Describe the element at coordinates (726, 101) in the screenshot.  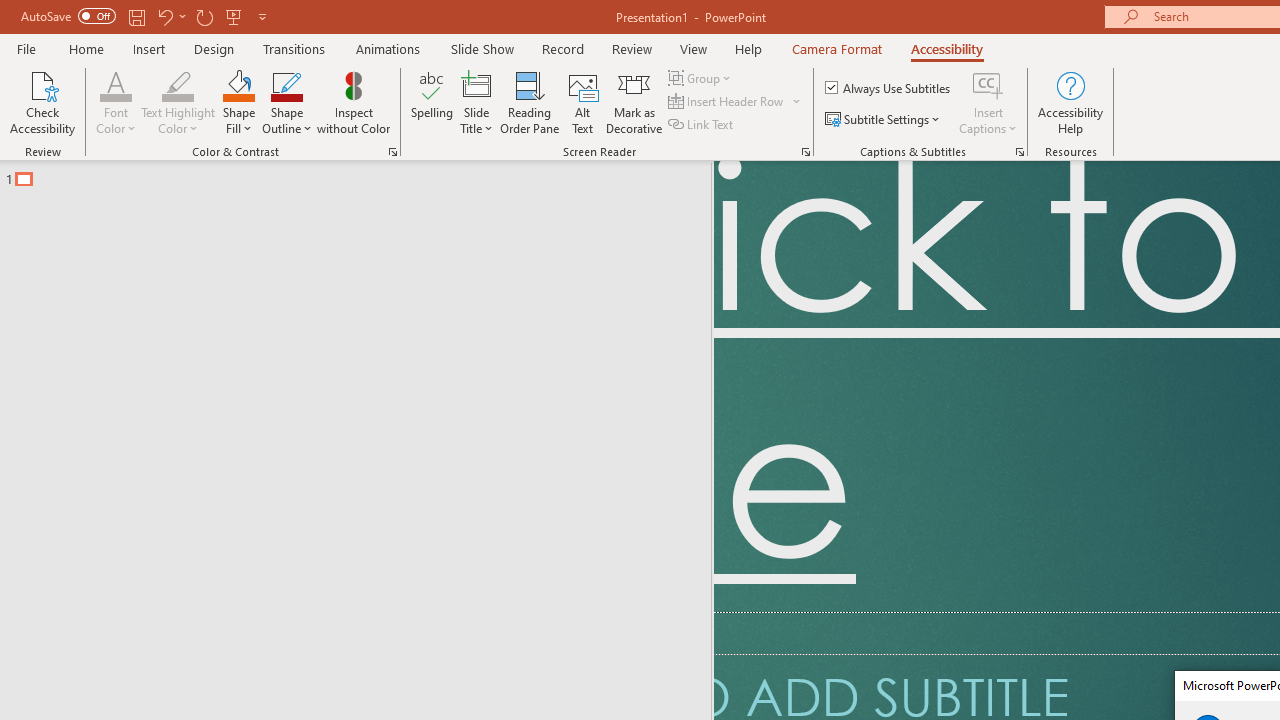
I see `'Insert Header Row'` at that location.